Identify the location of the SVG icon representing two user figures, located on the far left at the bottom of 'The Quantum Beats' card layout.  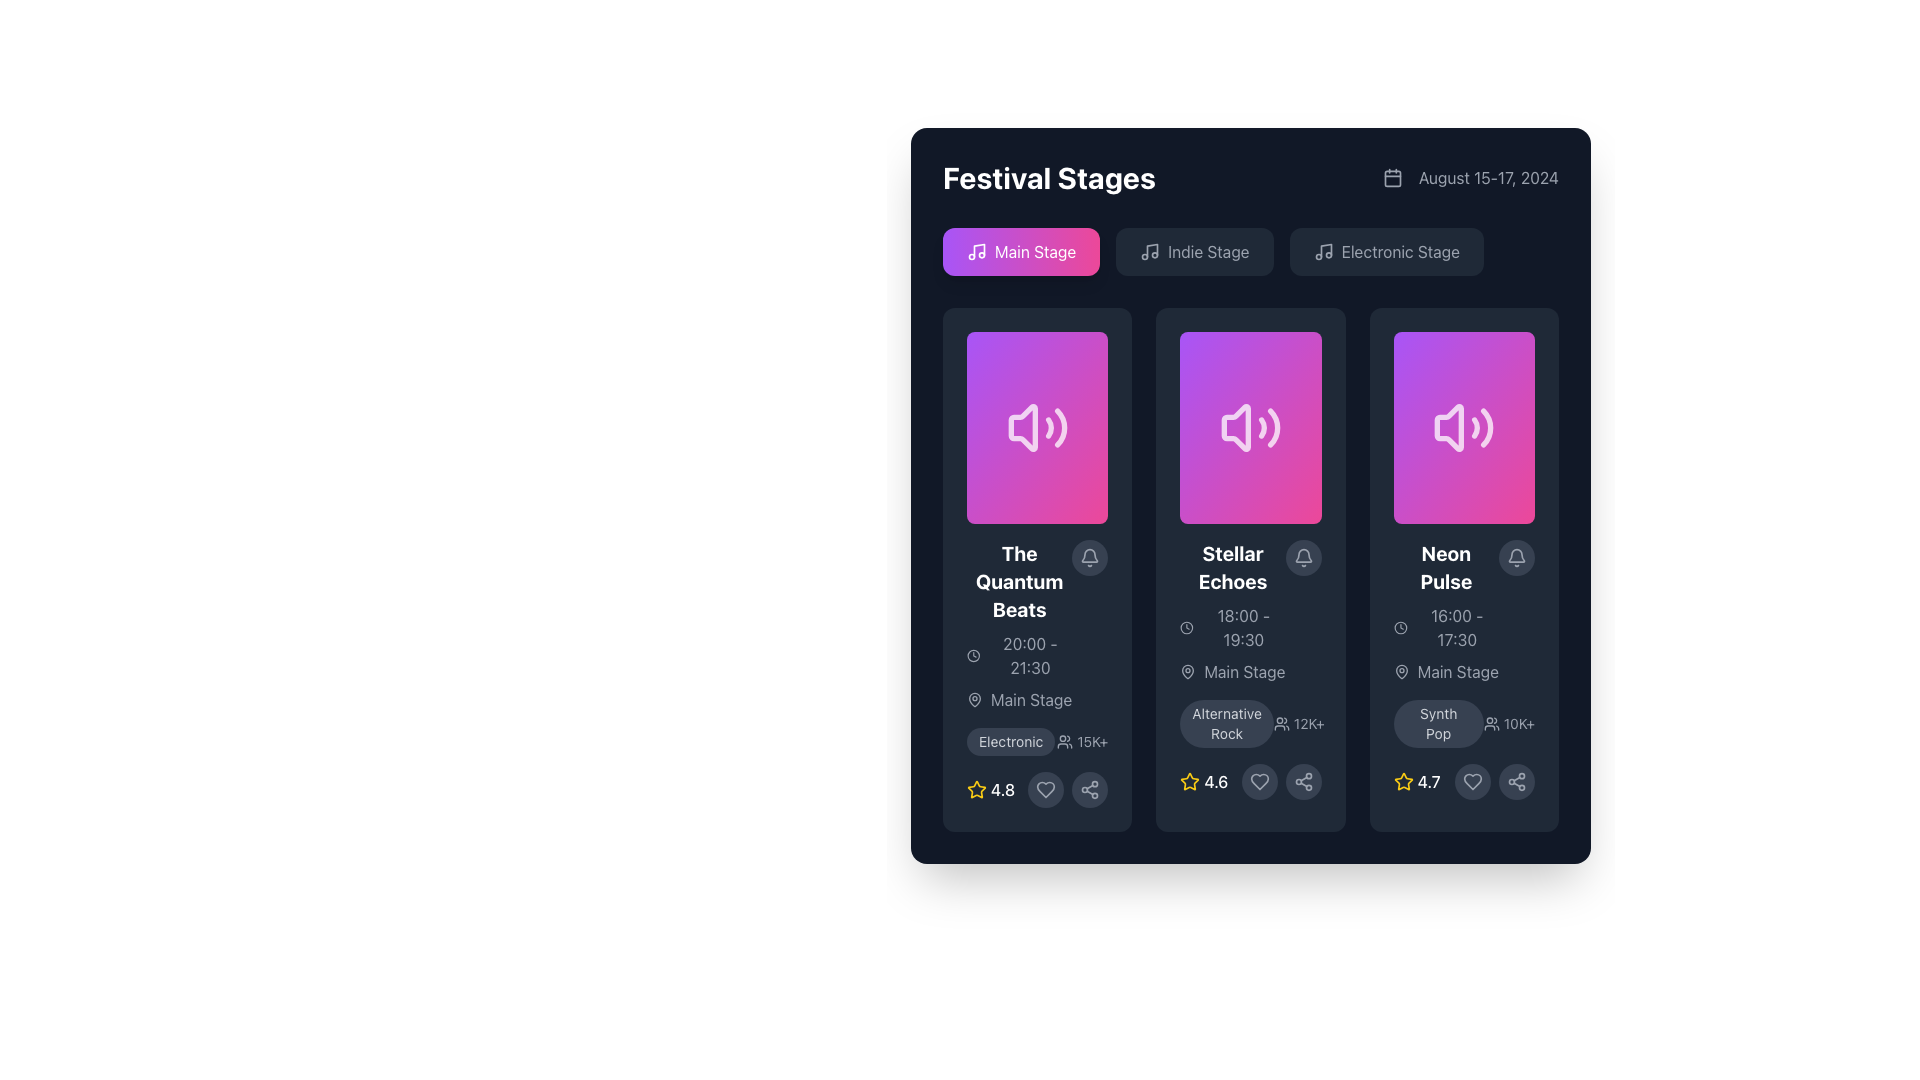
(1064, 741).